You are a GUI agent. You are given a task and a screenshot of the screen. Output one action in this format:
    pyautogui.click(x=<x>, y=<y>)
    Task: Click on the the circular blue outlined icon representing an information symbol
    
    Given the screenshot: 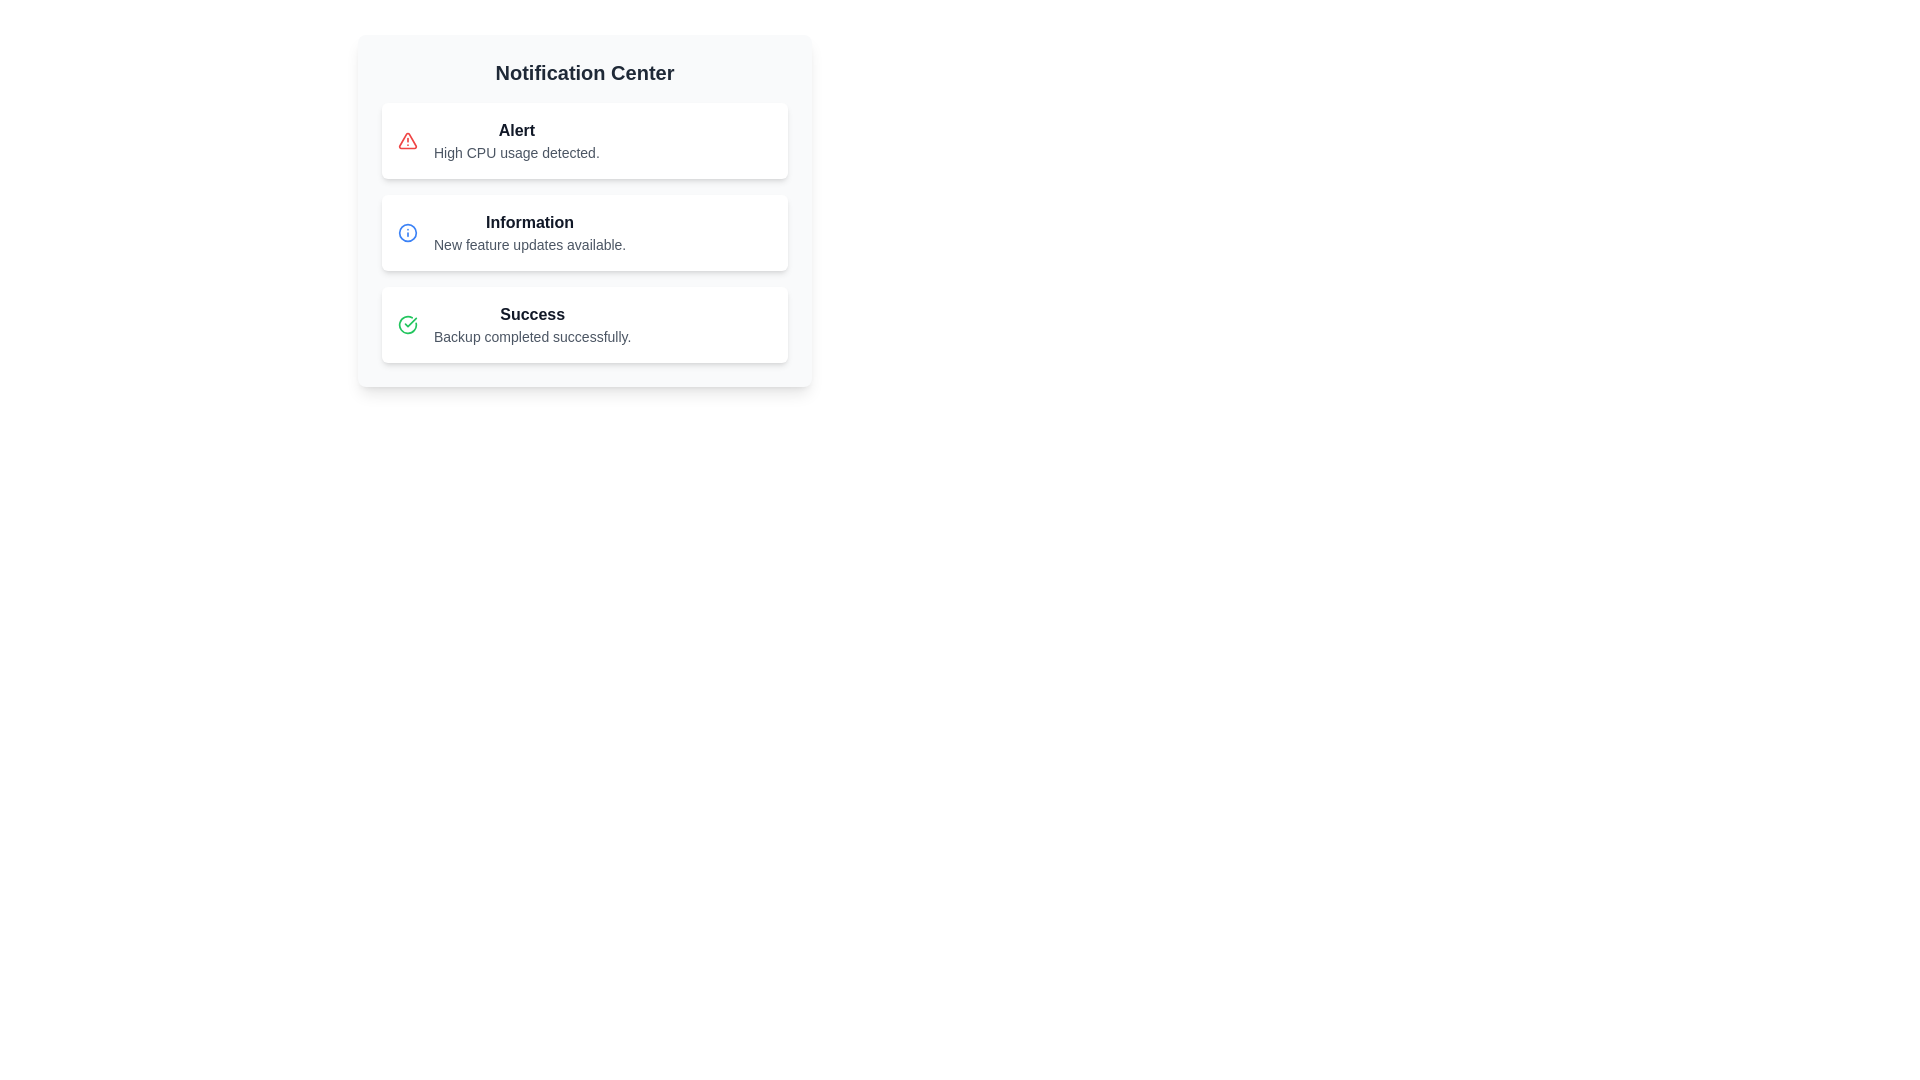 What is the action you would take?
    pyautogui.click(x=407, y=231)
    